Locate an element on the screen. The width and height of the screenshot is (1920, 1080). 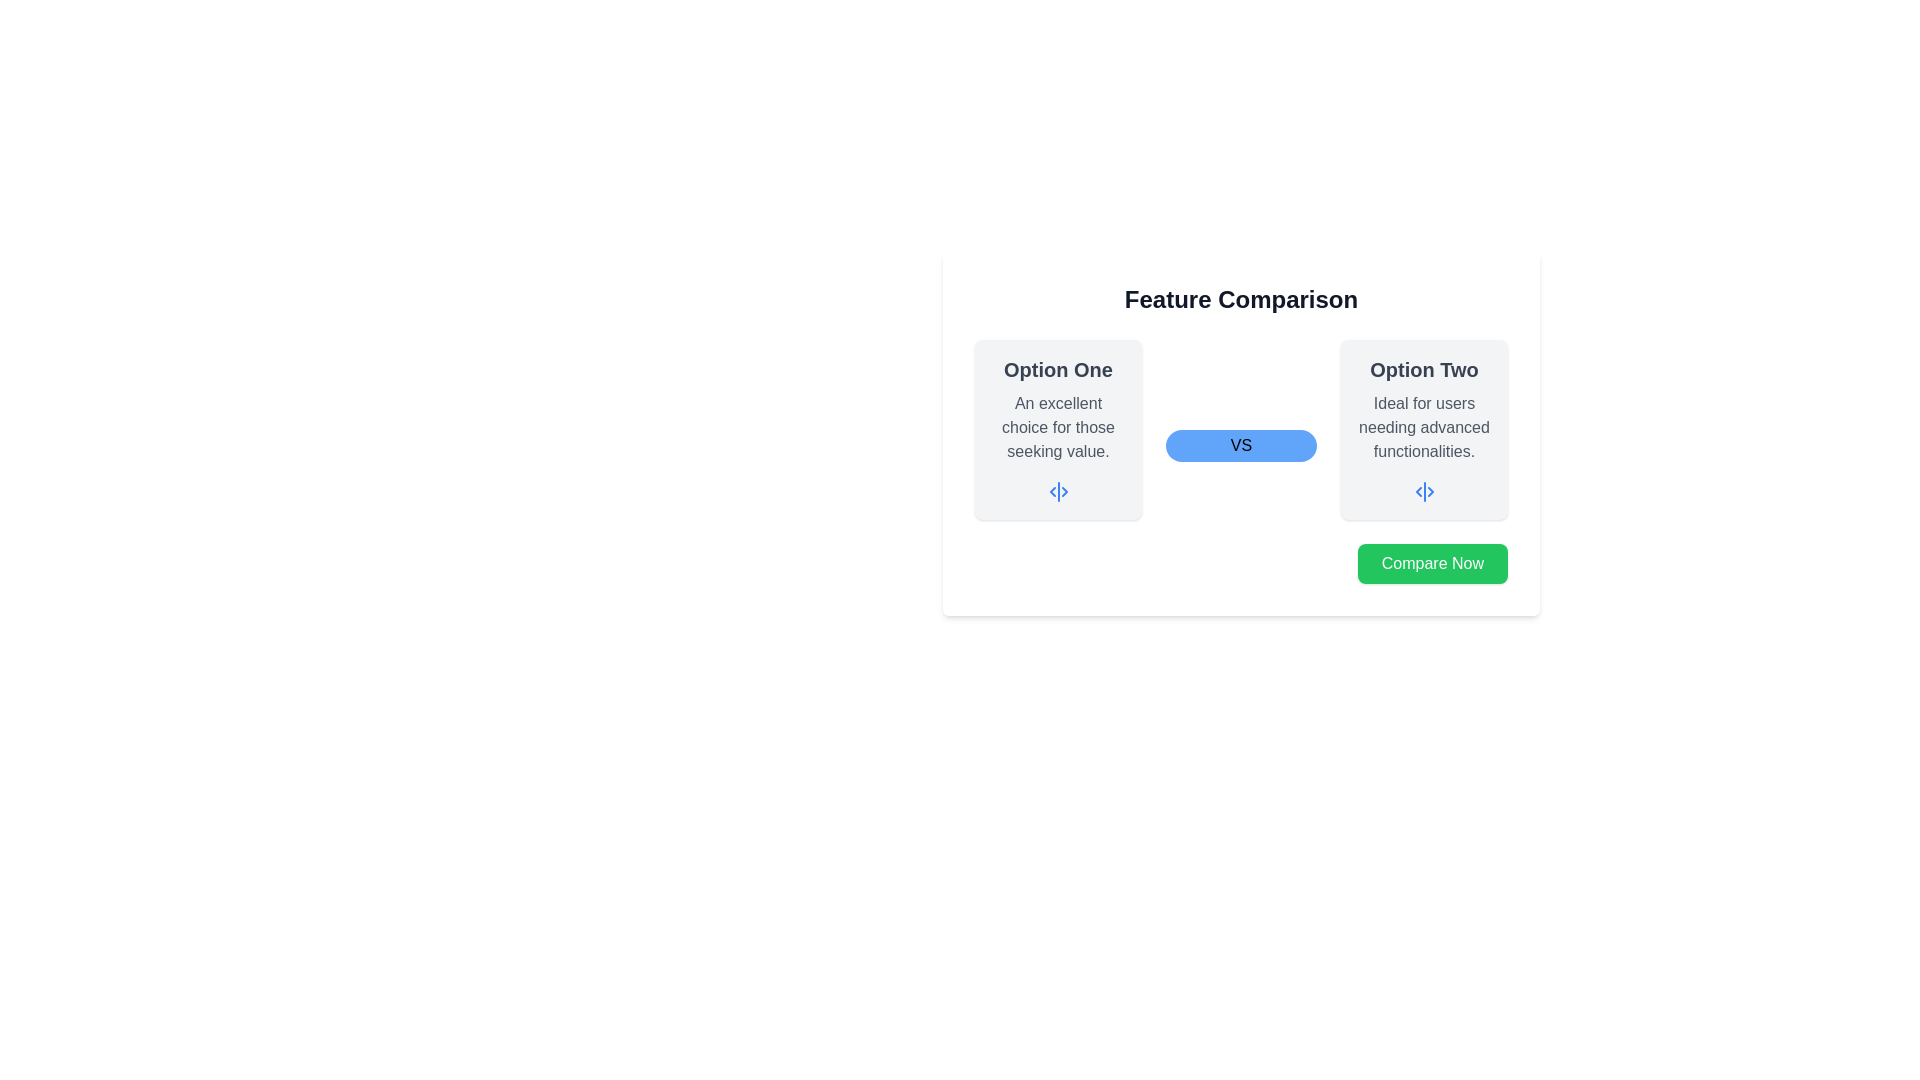
the 'Compare Now' button with a vibrant green background and rounded corners to initiate the comparison is located at coordinates (1431, 563).